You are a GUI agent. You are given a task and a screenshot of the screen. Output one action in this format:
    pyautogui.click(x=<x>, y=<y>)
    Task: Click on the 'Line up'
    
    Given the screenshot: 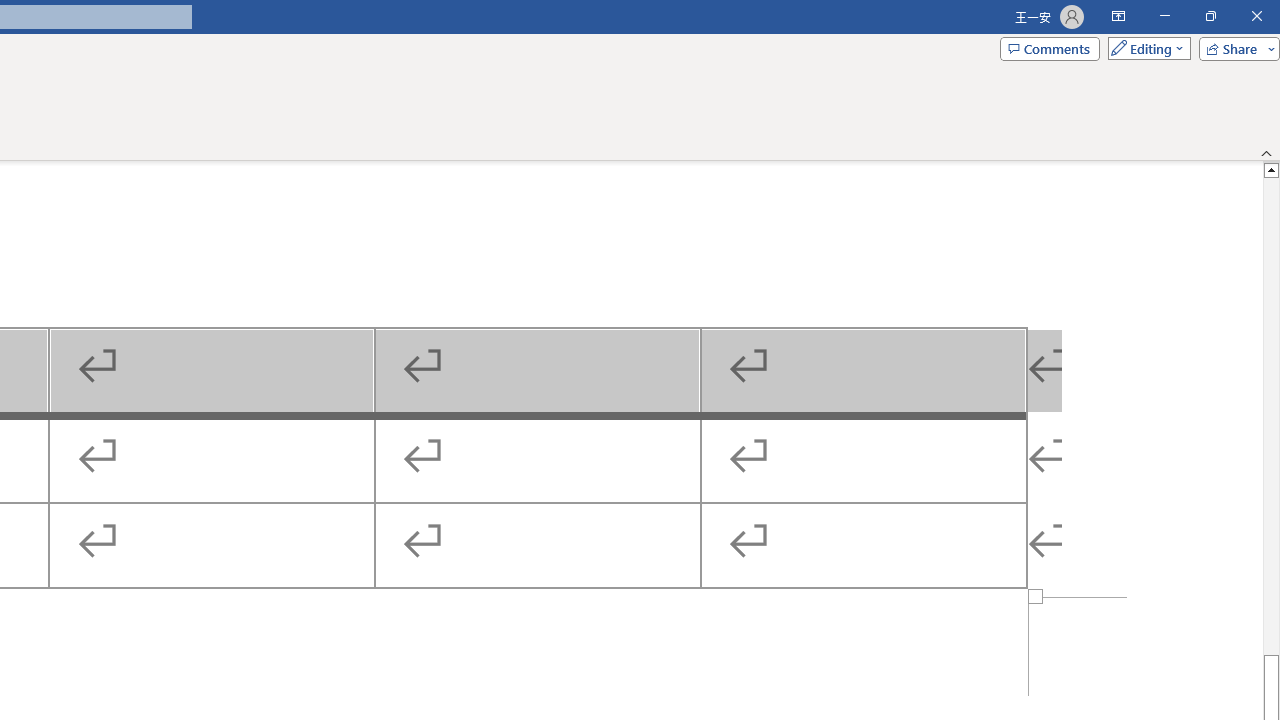 What is the action you would take?
    pyautogui.click(x=1270, y=168)
    